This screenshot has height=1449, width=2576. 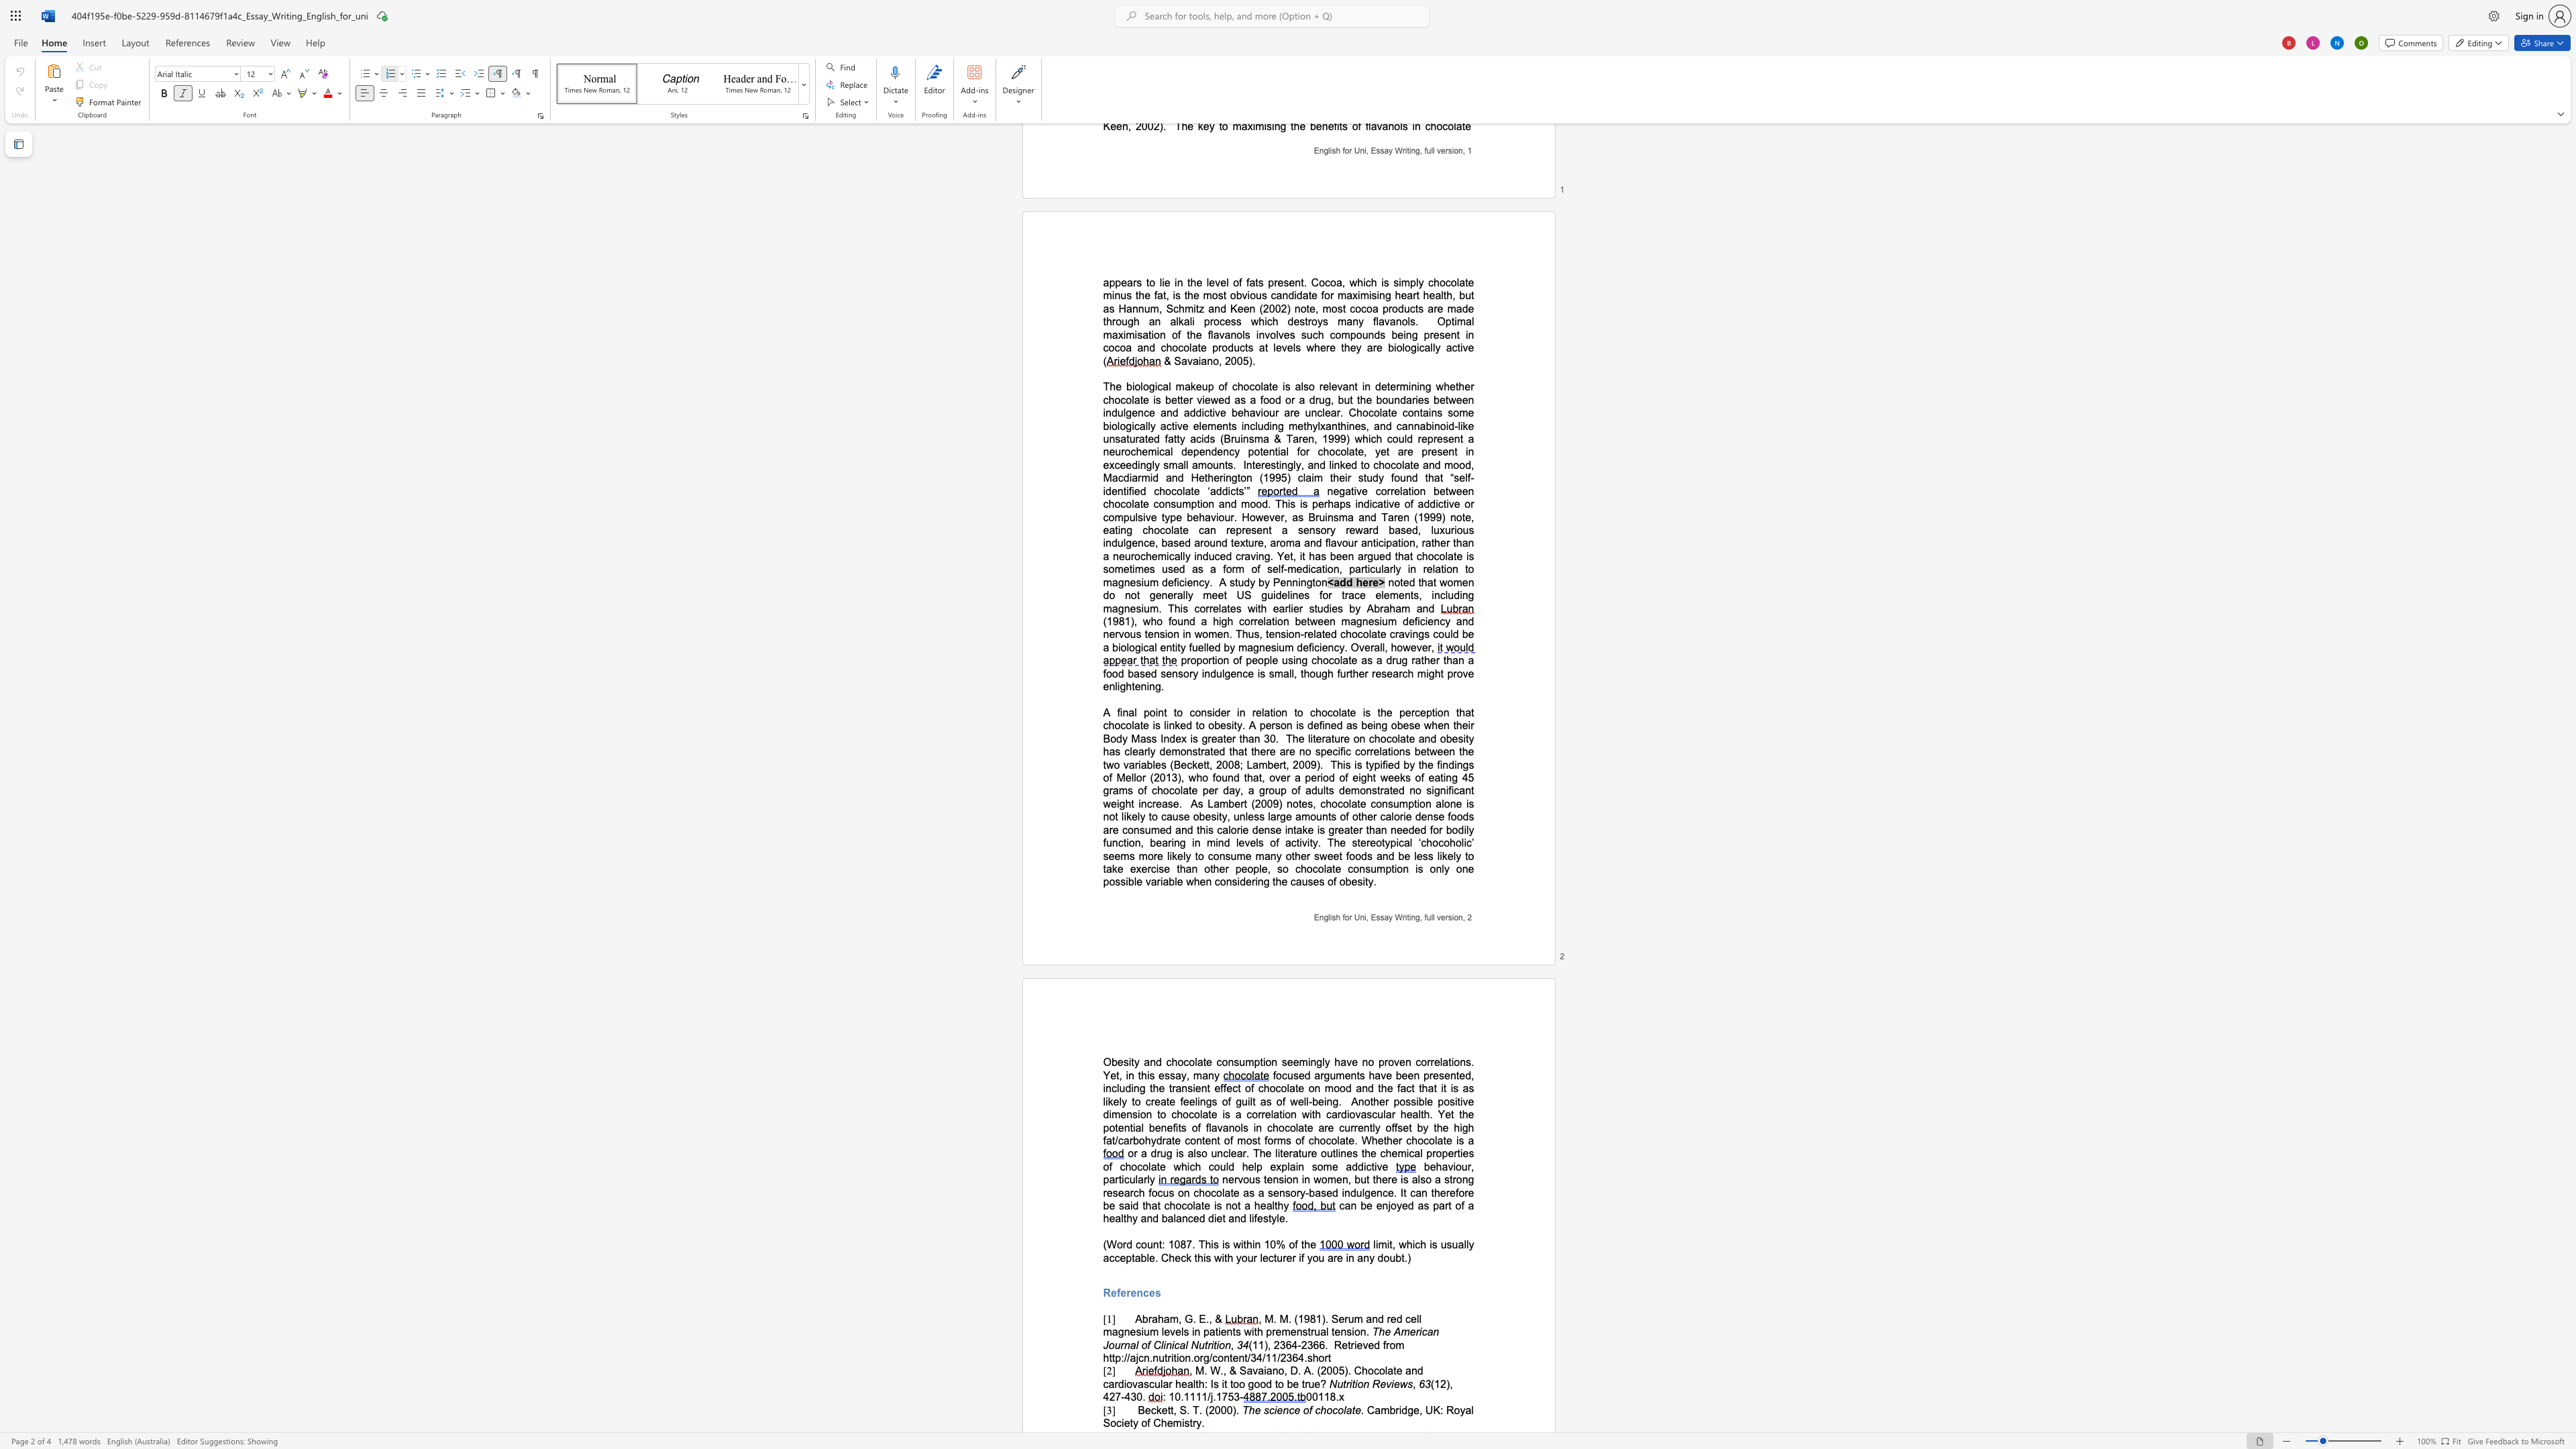 What do you see at coordinates (1320, 1358) in the screenshot?
I see `the 5th character "o" in the text` at bounding box center [1320, 1358].